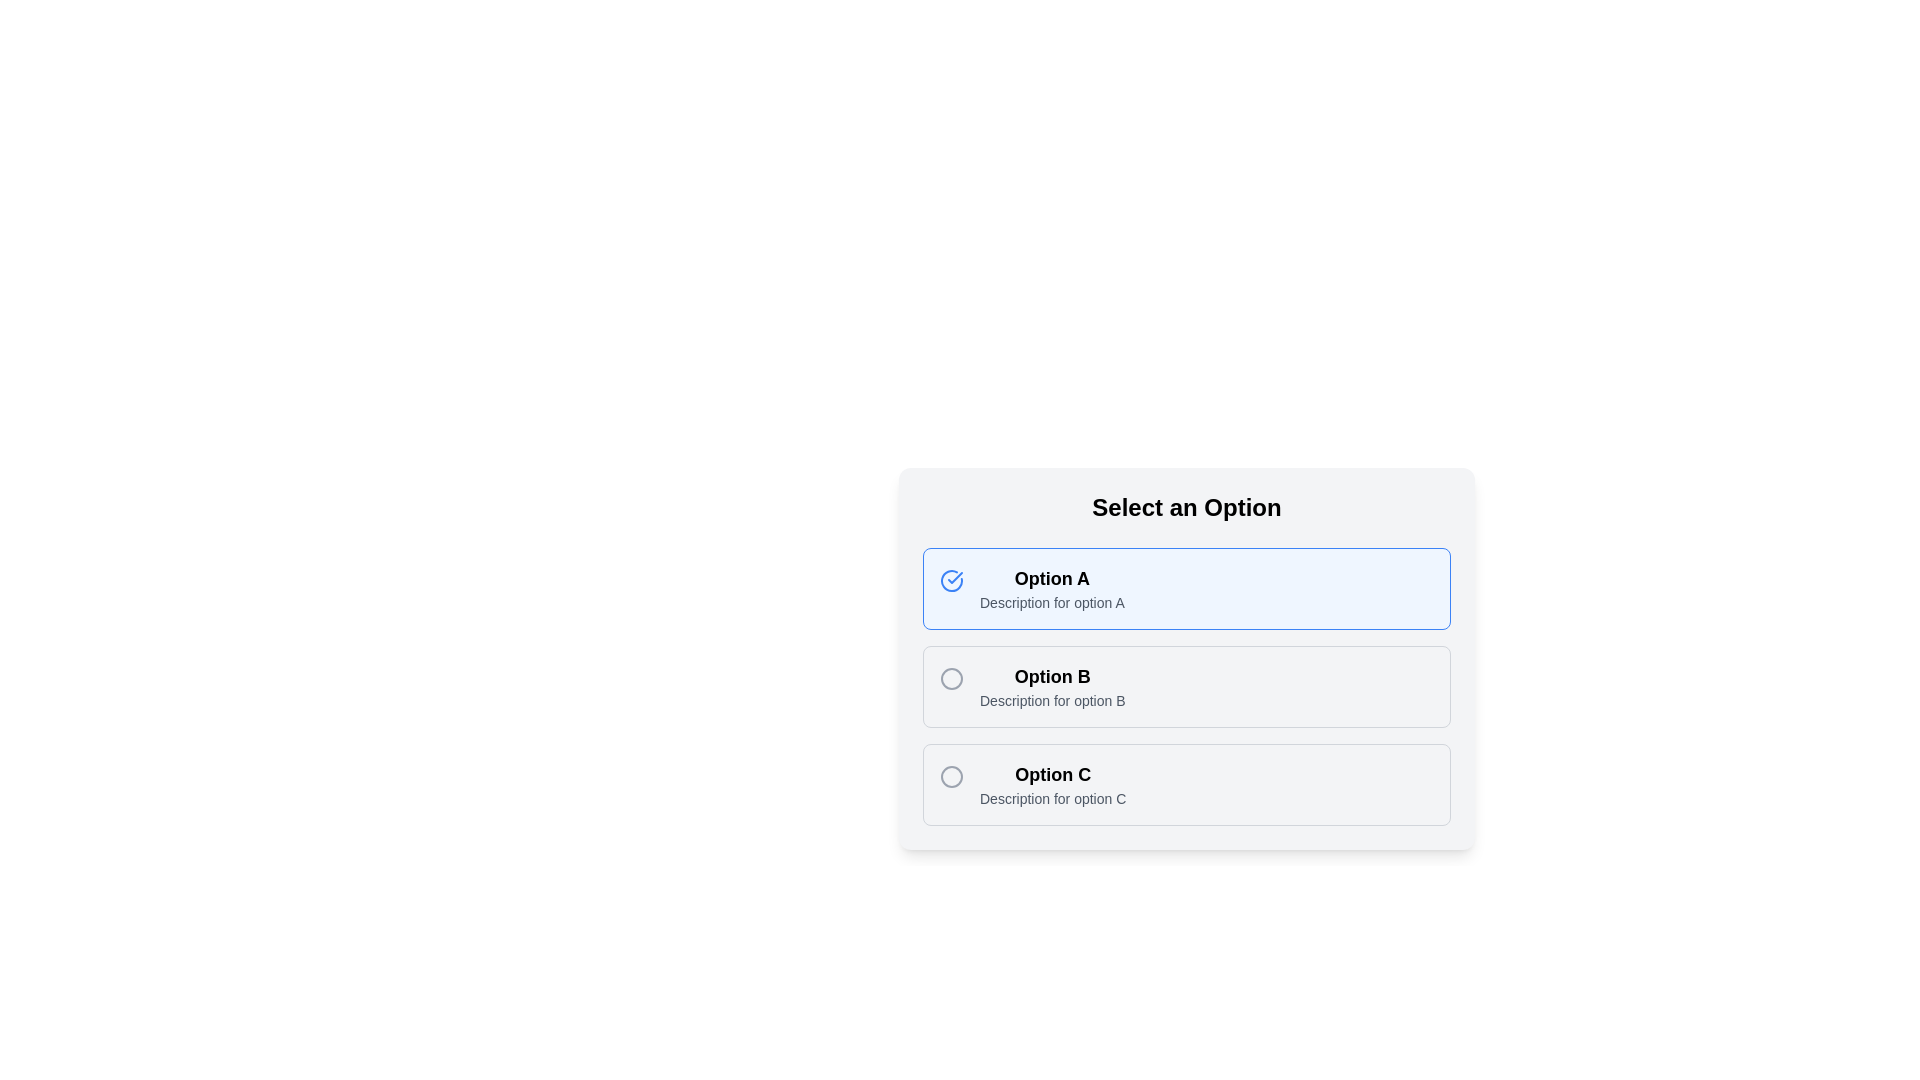 The image size is (1920, 1080). What do you see at coordinates (950, 677) in the screenshot?
I see `the circular radio button indicator to the left of the label 'Option B'` at bounding box center [950, 677].